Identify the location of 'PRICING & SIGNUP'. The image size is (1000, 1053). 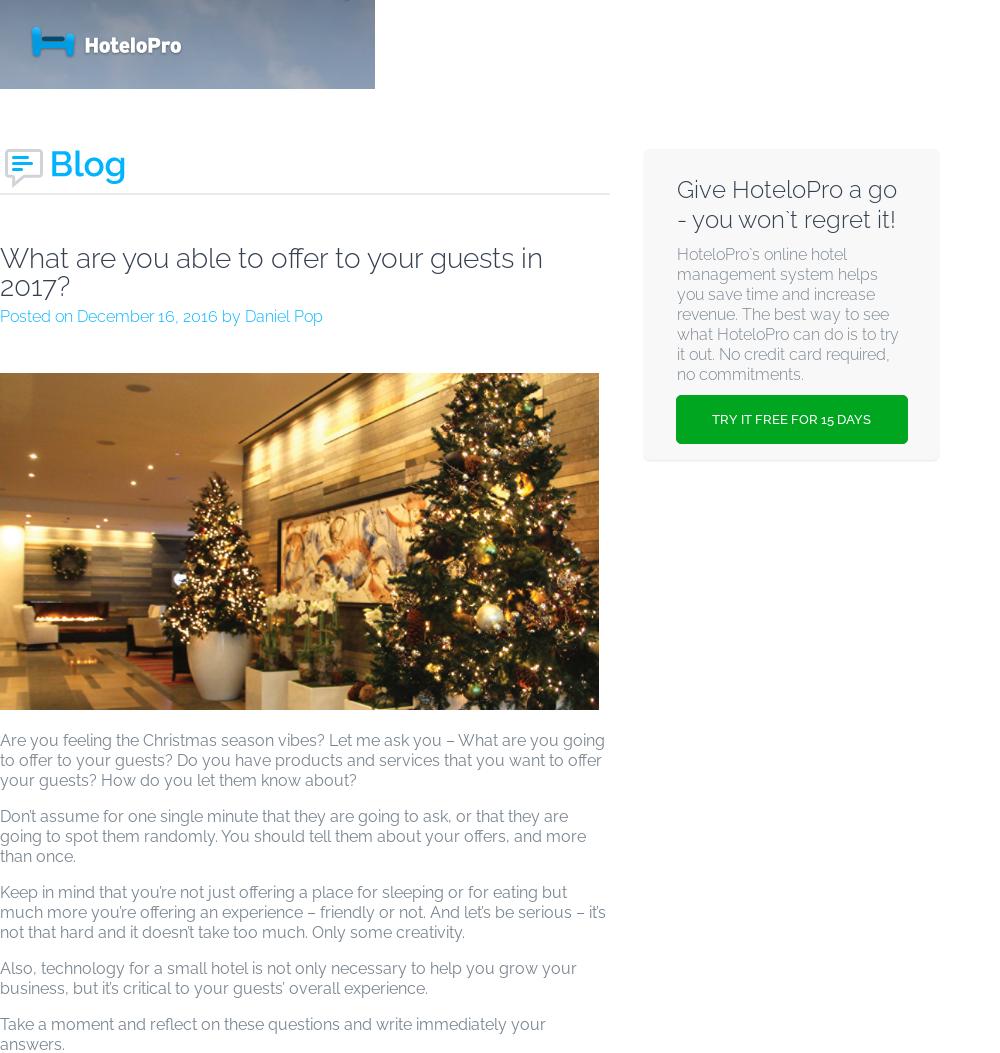
(690, 42).